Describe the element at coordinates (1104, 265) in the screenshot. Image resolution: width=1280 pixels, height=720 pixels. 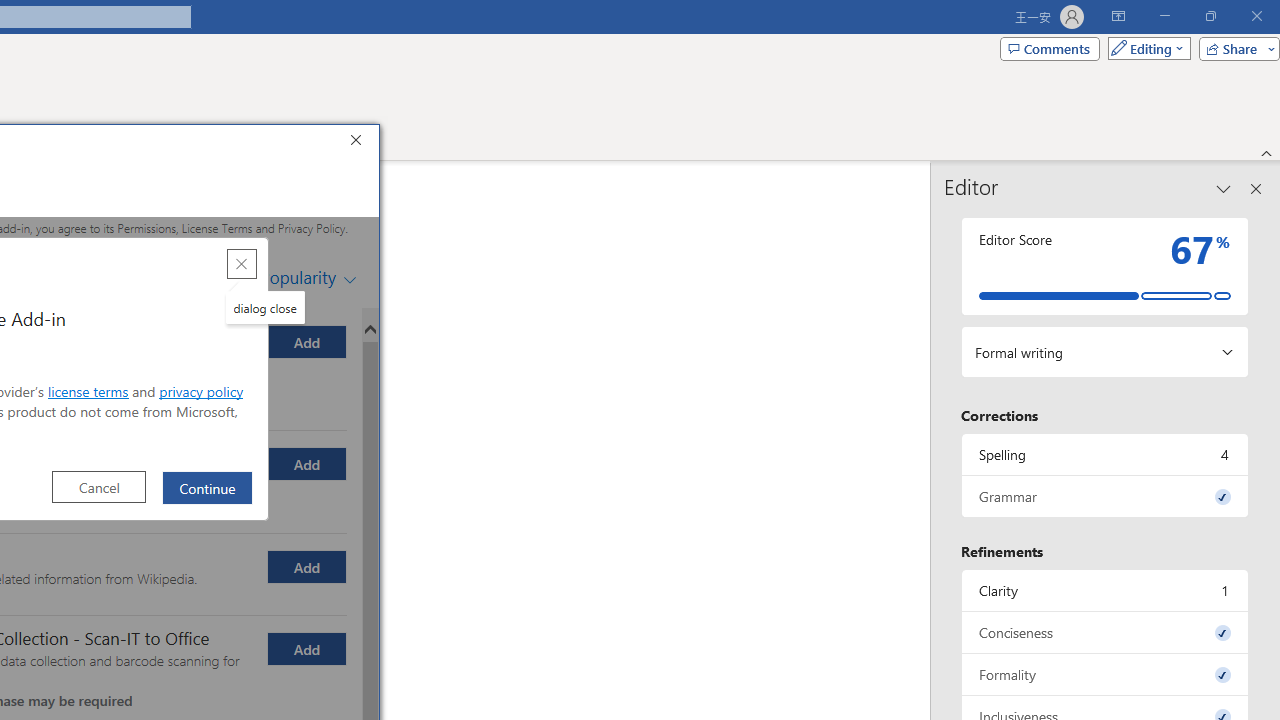
I see `'Editor Score 67%'` at that location.